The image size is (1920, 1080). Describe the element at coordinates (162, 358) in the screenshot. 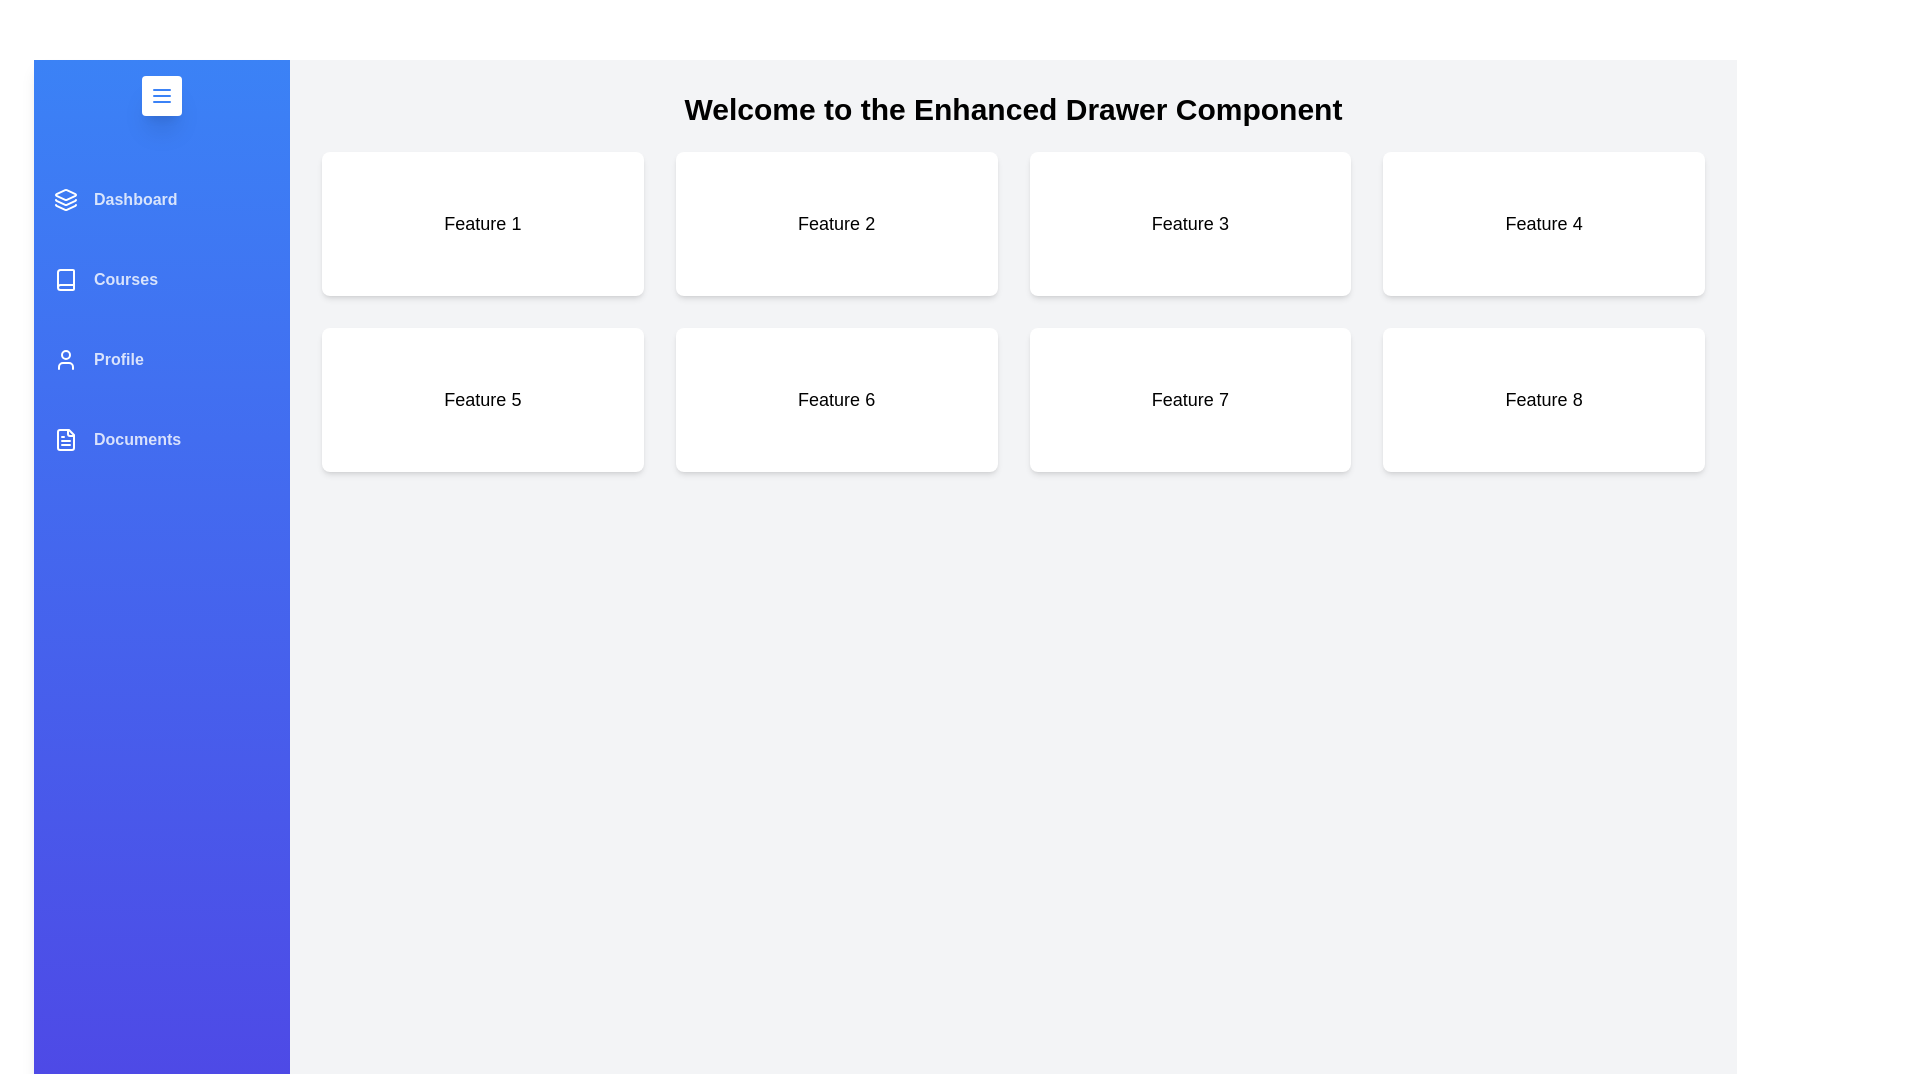

I see `the menu item Profile from the drawer` at that location.